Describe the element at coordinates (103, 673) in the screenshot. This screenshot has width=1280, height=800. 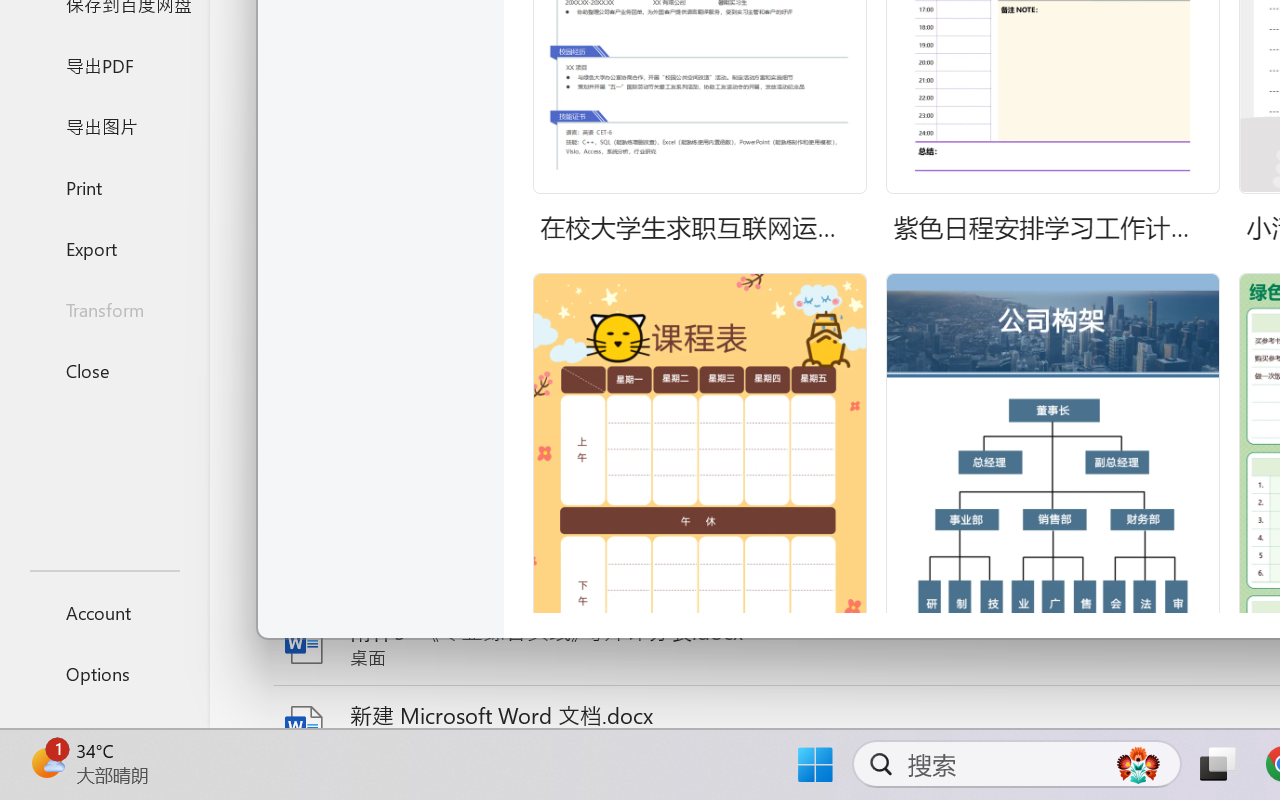
I see `'Options'` at that location.